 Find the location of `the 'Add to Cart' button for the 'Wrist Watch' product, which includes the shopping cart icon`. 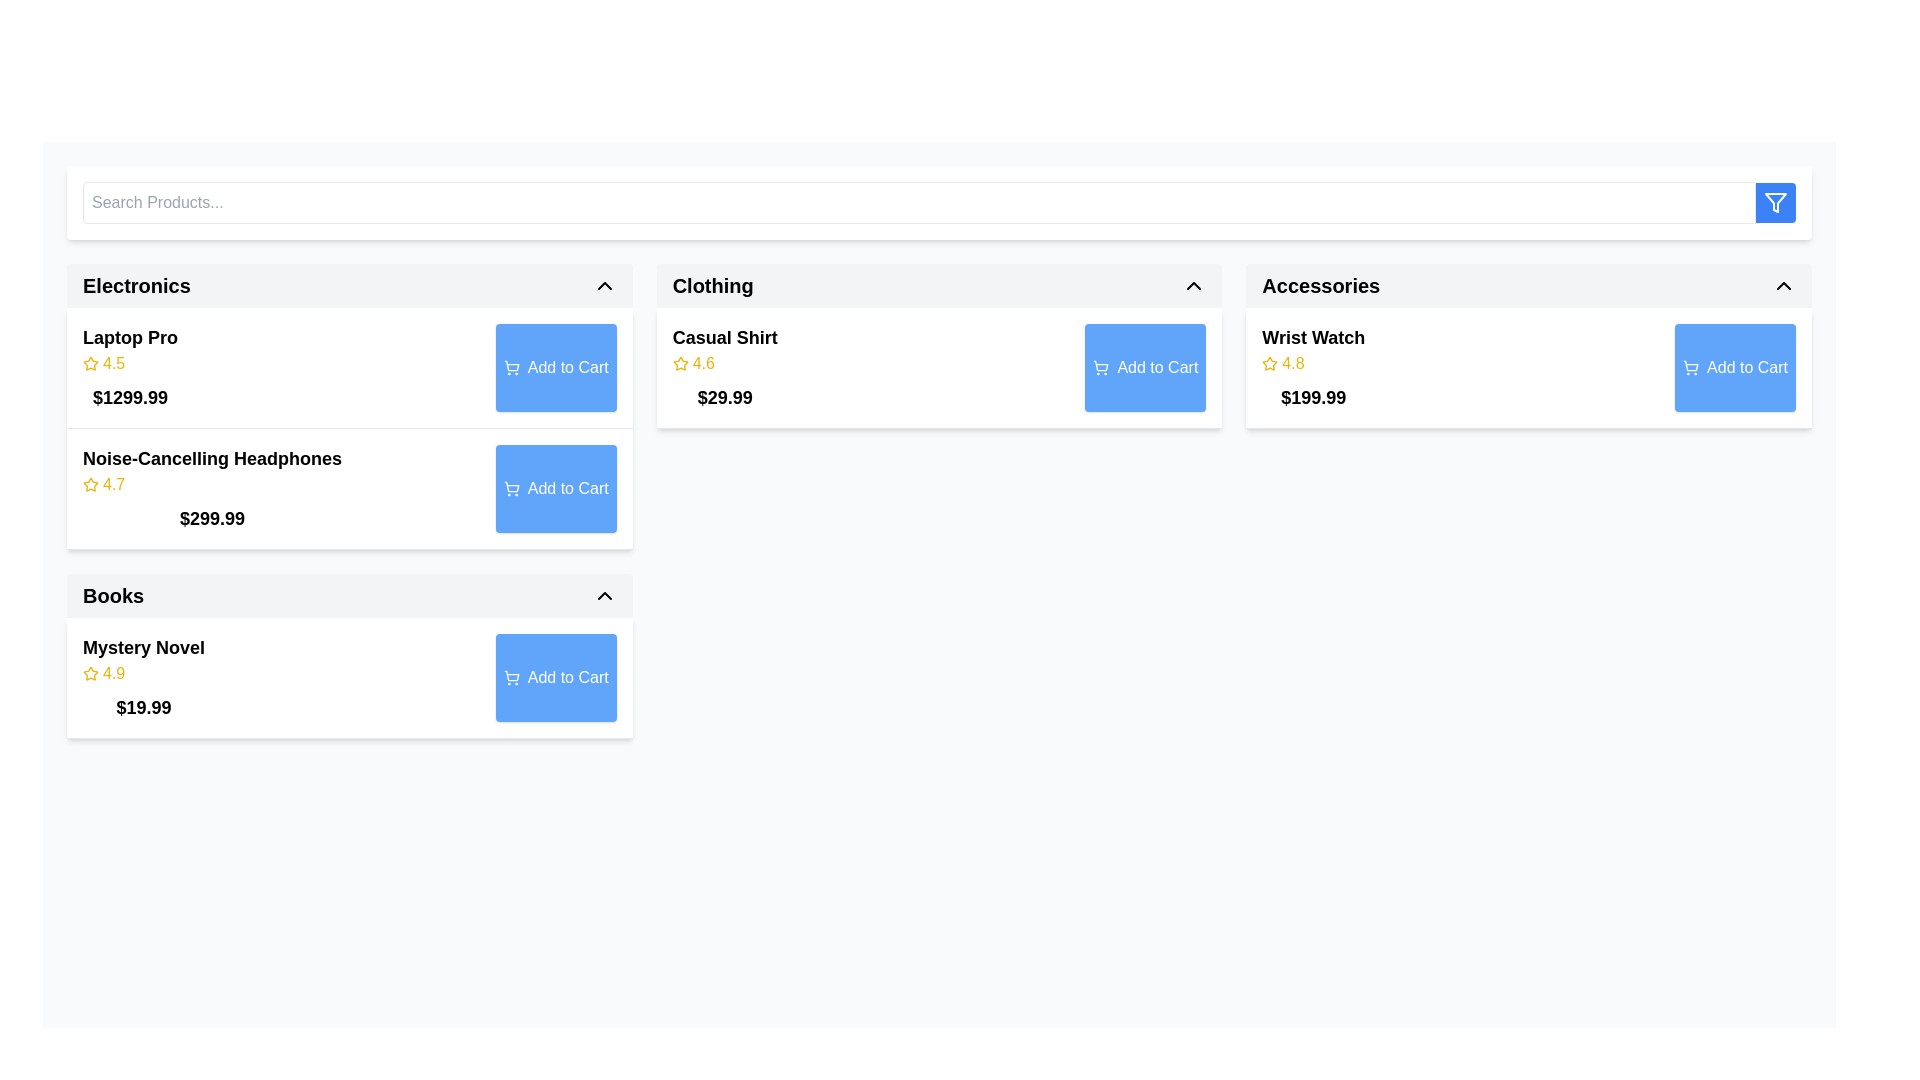

the 'Add to Cart' button for the 'Wrist Watch' product, which includes the shopping cart icon is located at coordinates (1690, 367).